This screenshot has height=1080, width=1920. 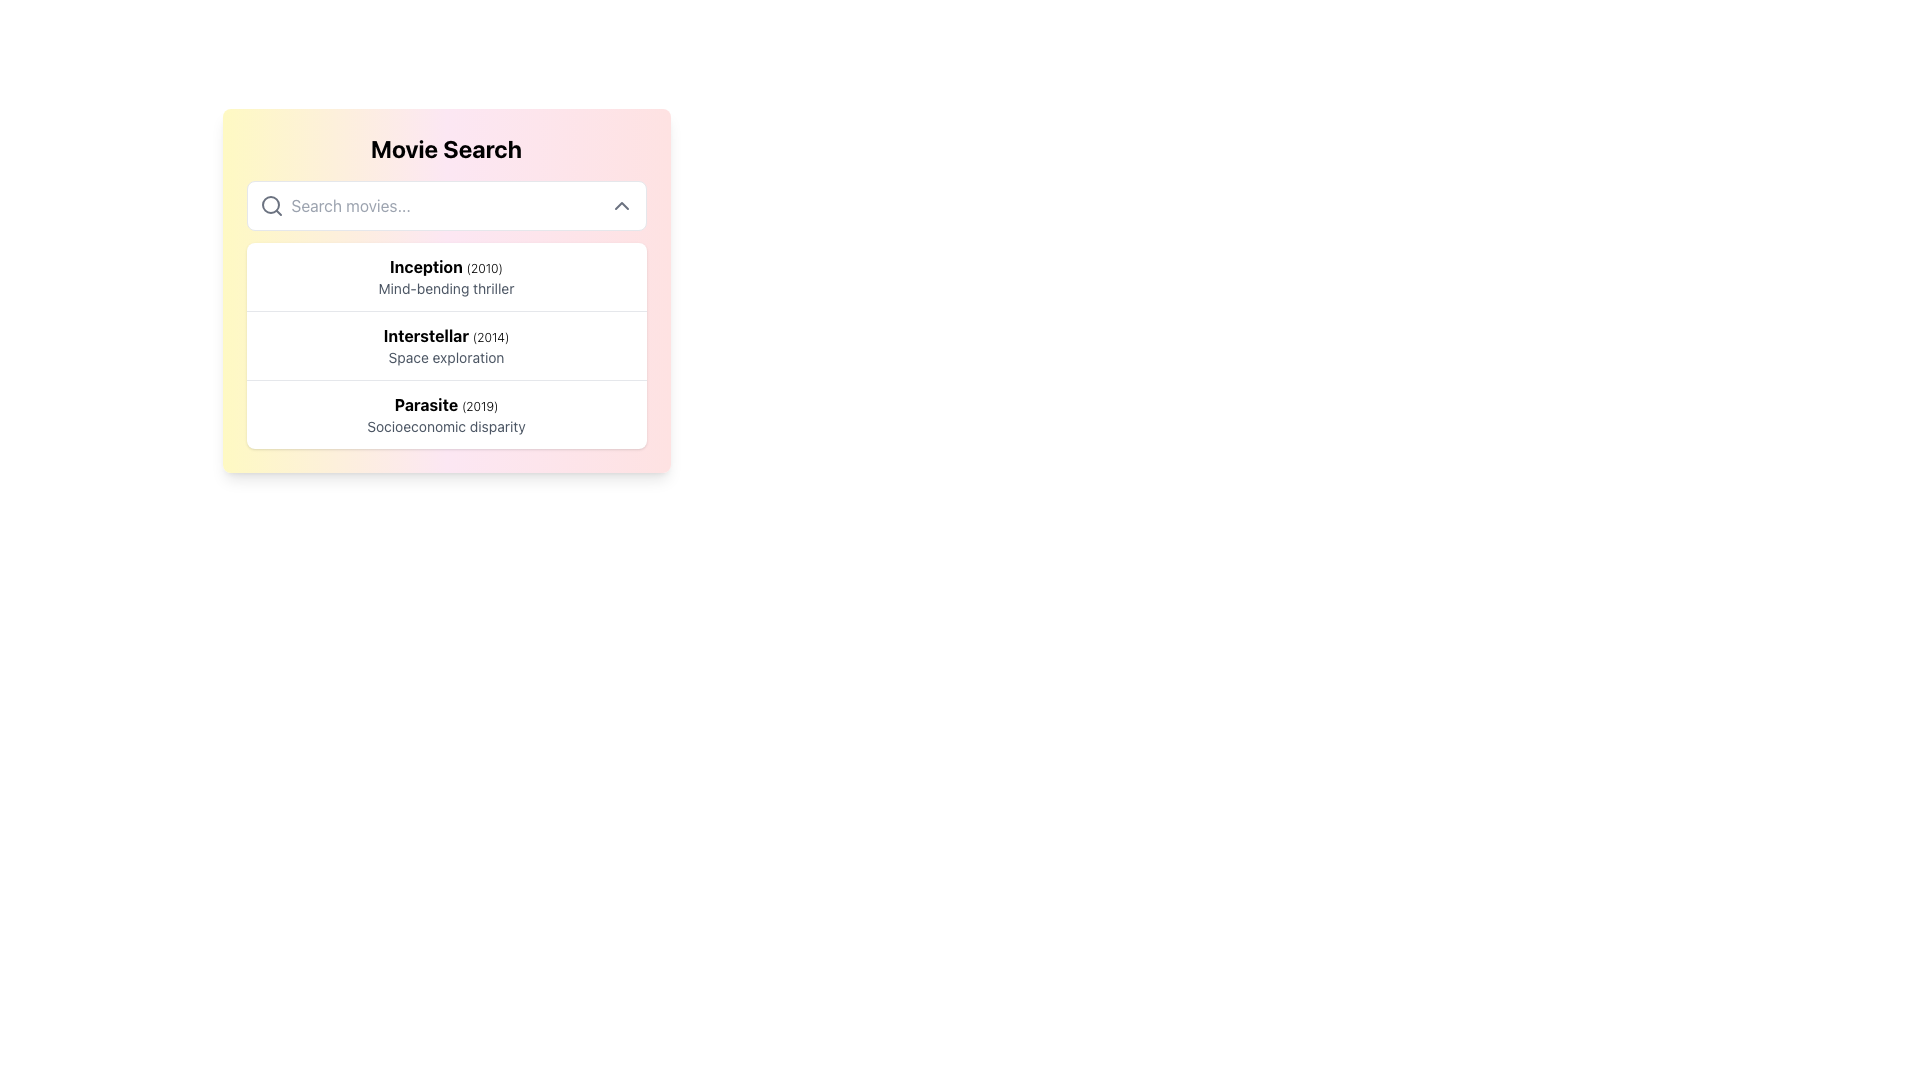 I want to click on the Text Label displaying '(2019)' which is positioned immediately to the right of the bold 'Parasite' text, part of the combined text 'Parasite (2019)' in the Movie Search list, so click(x=480, y=405).